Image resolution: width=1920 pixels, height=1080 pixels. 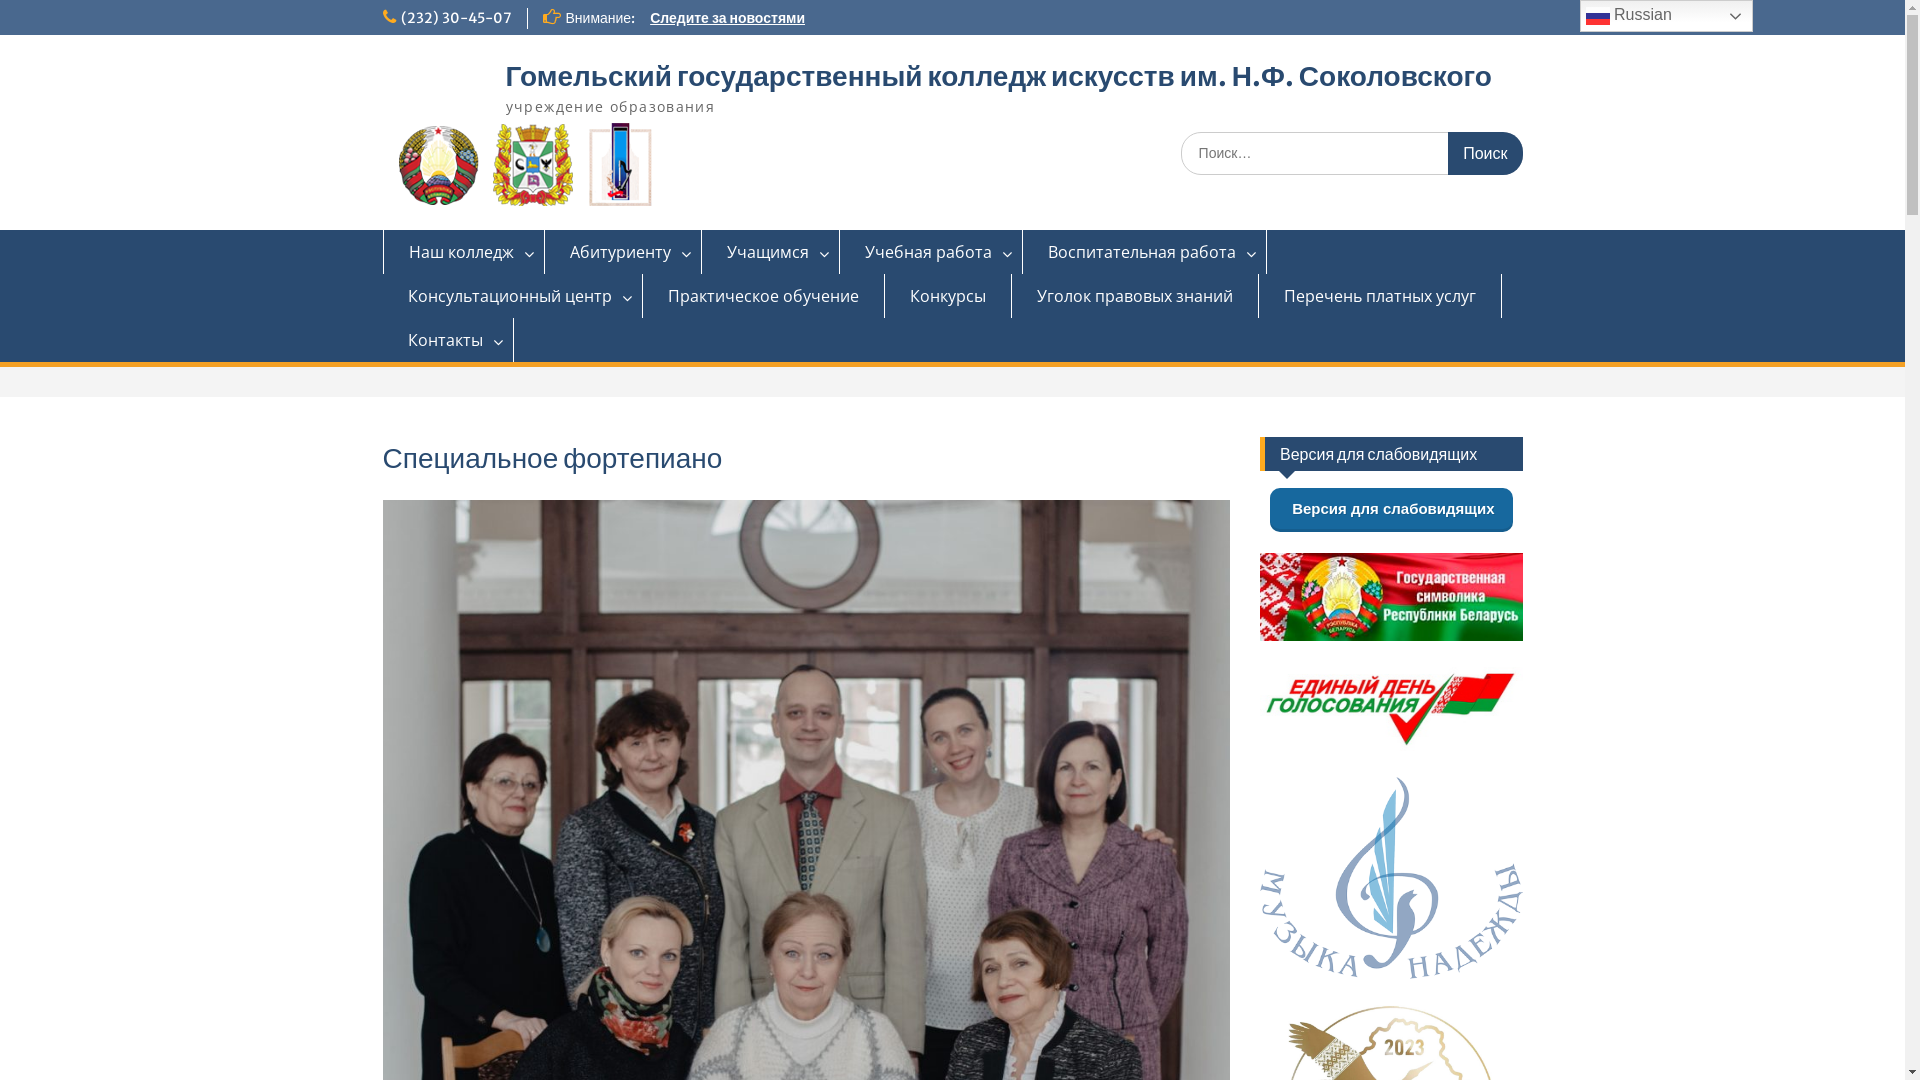 What do you see at coordinates (454, 18) in the screenshot?
I see `'(232) 30-45-07'` at bounding box center [454, 18].